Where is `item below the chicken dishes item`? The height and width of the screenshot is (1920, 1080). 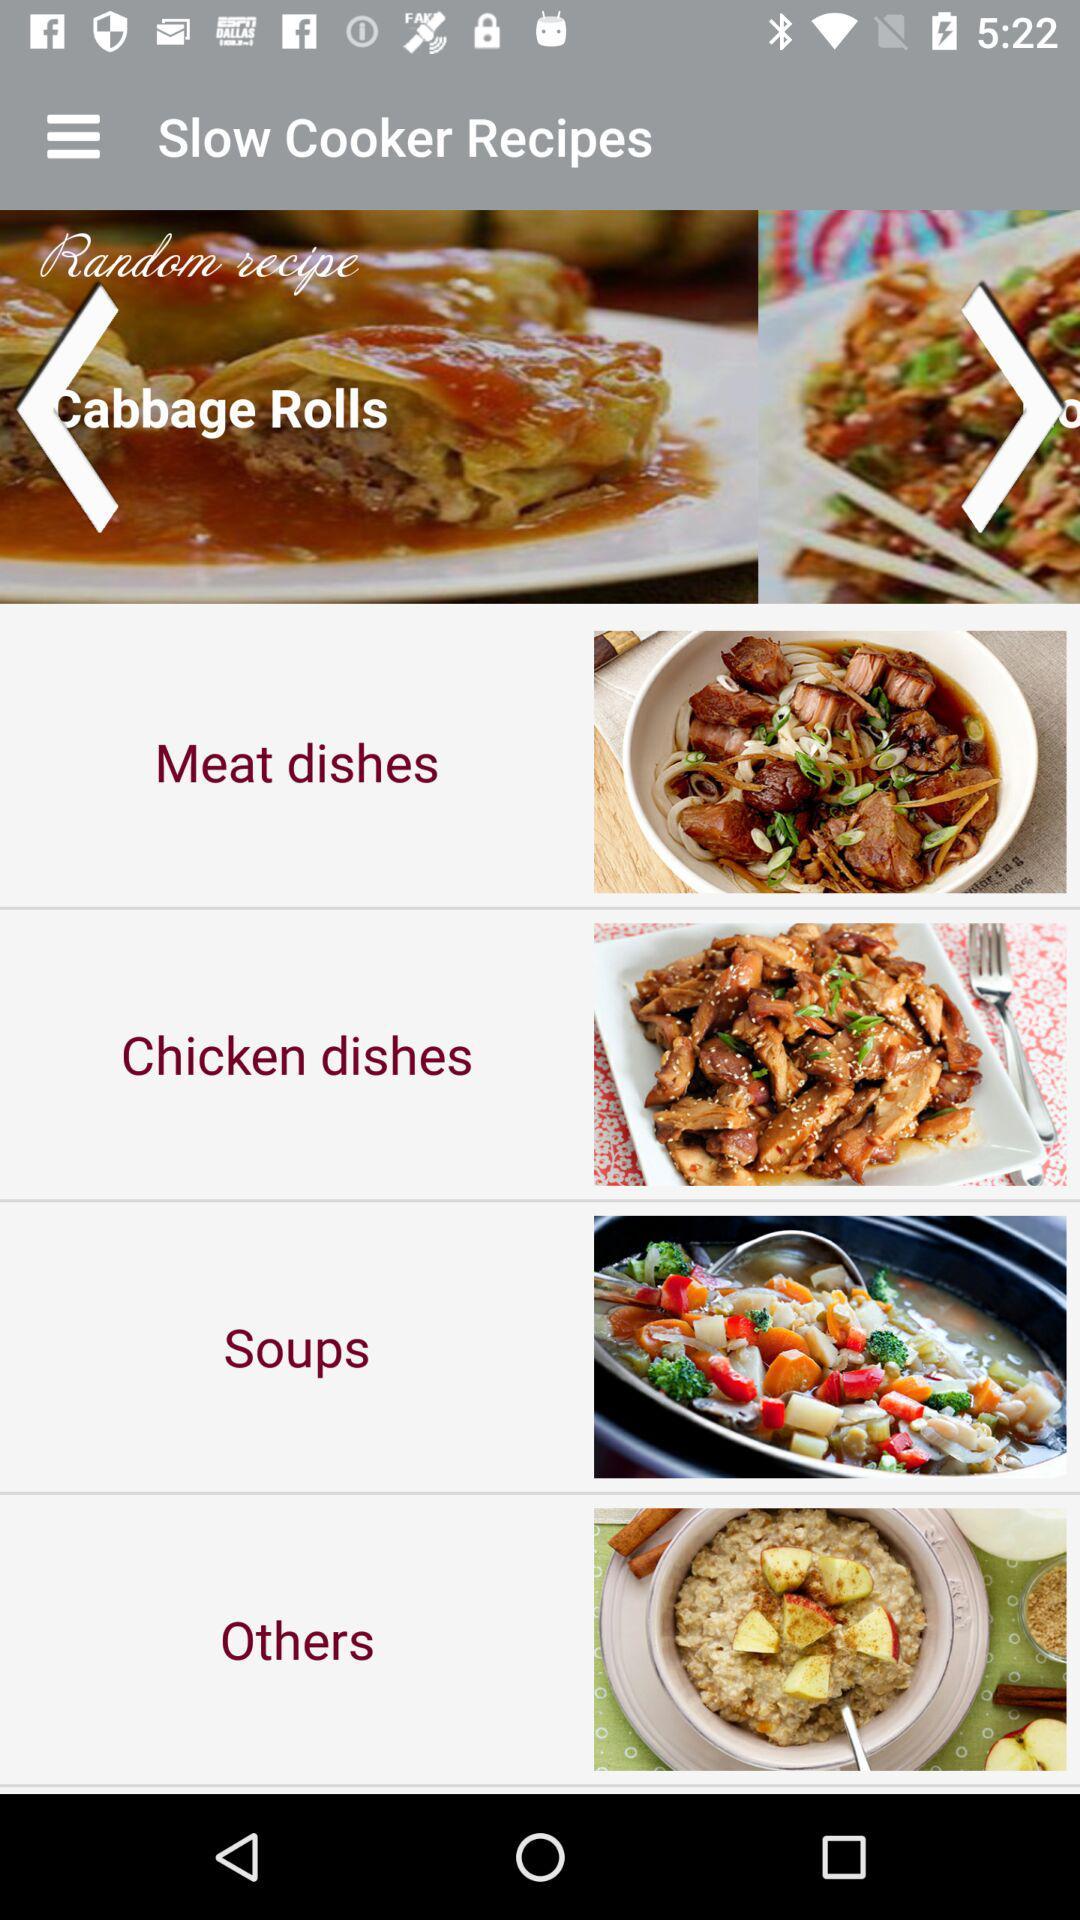
item below the chicken dishes item is located at coordinates (297, 1346).